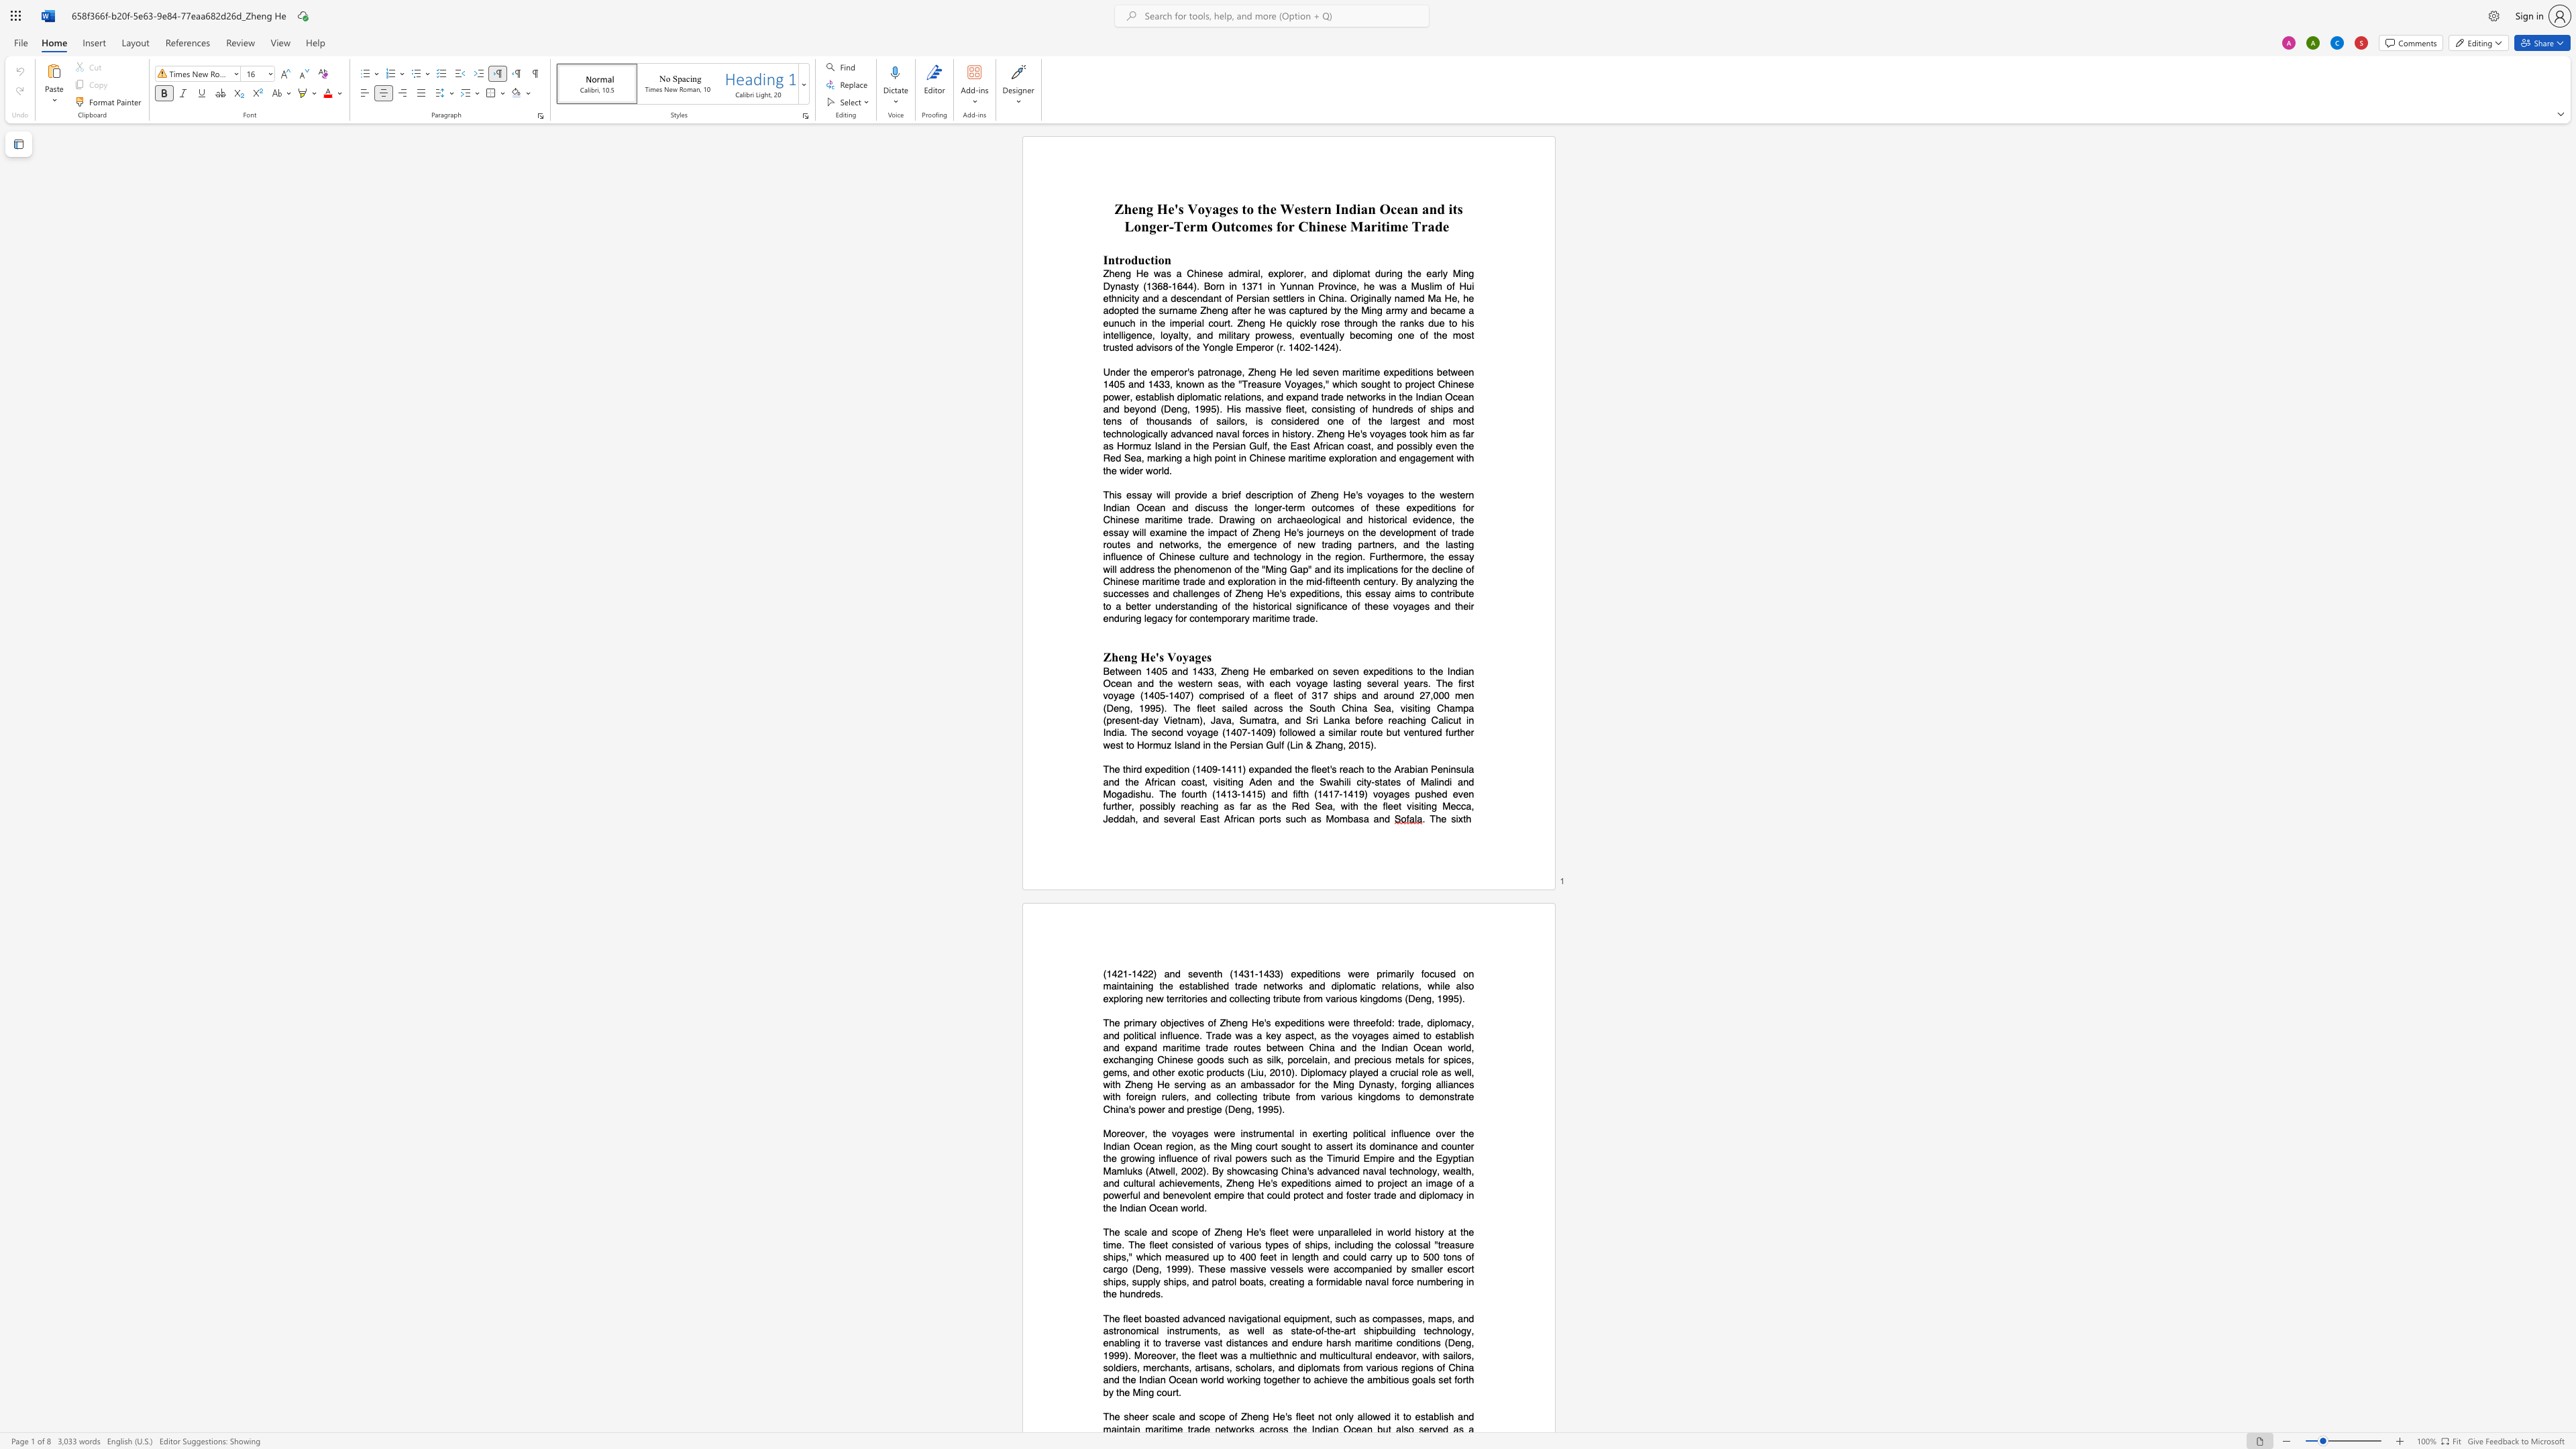  I want to click on the subset text "at the time. The fleet co" within the text "The scale and scope of Zheng He", so click(1447, 1231).